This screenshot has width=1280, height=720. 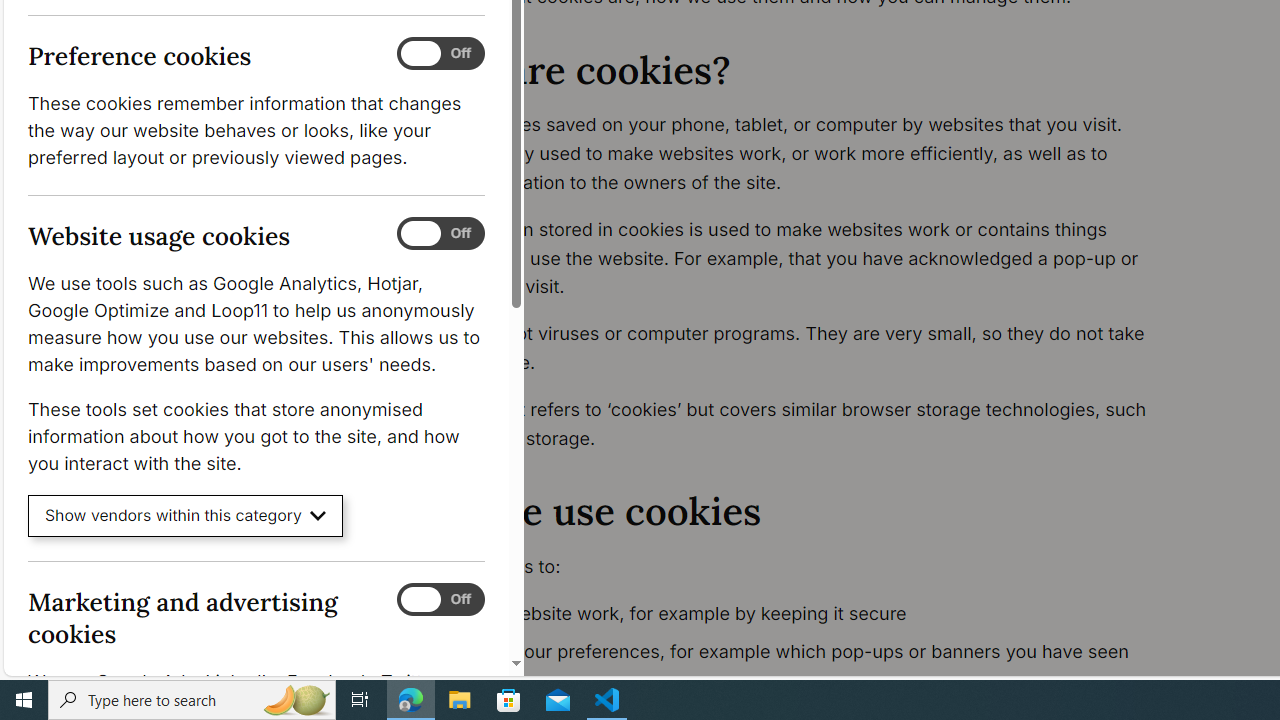 I want to click on 'Marketing and advertising cookies', so click(x=439, y=598).